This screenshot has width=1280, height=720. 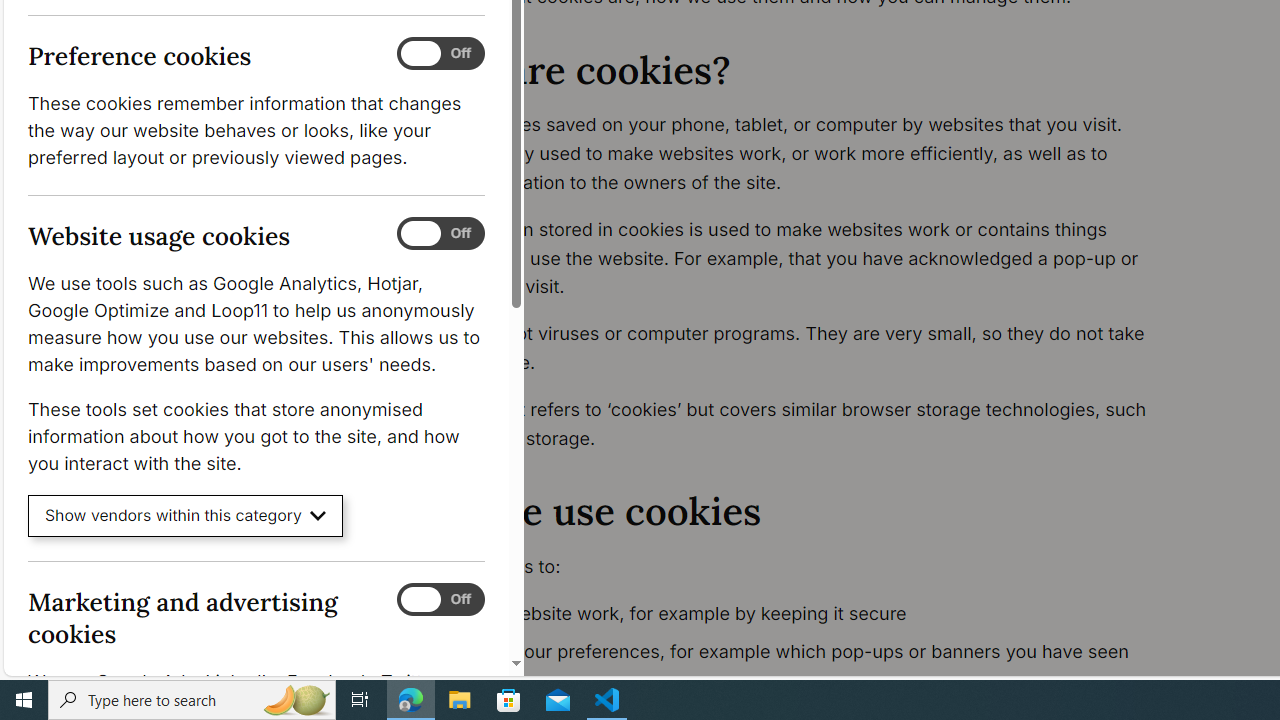 I want to click on 'Marketing and advertising cookies', so click(x=439, y=598).